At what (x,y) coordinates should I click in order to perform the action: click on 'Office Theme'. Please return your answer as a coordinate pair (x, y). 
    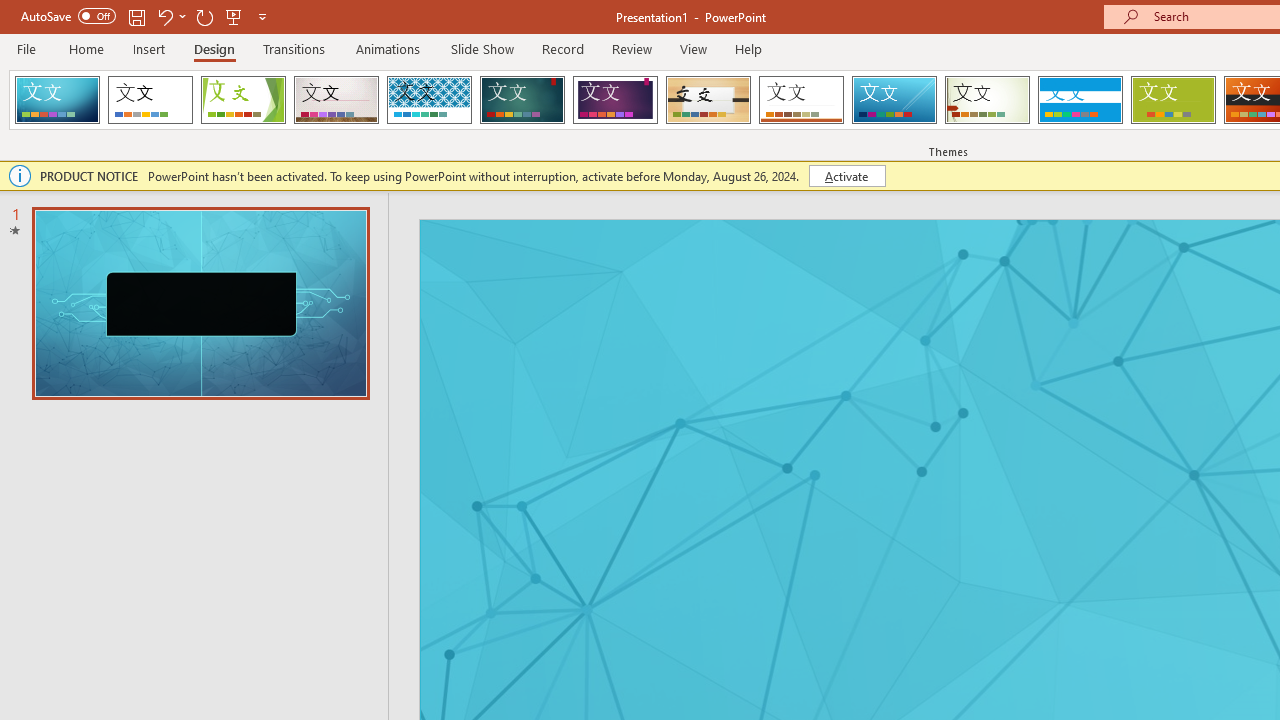
    Looking at the image, I should click on (149, 100).